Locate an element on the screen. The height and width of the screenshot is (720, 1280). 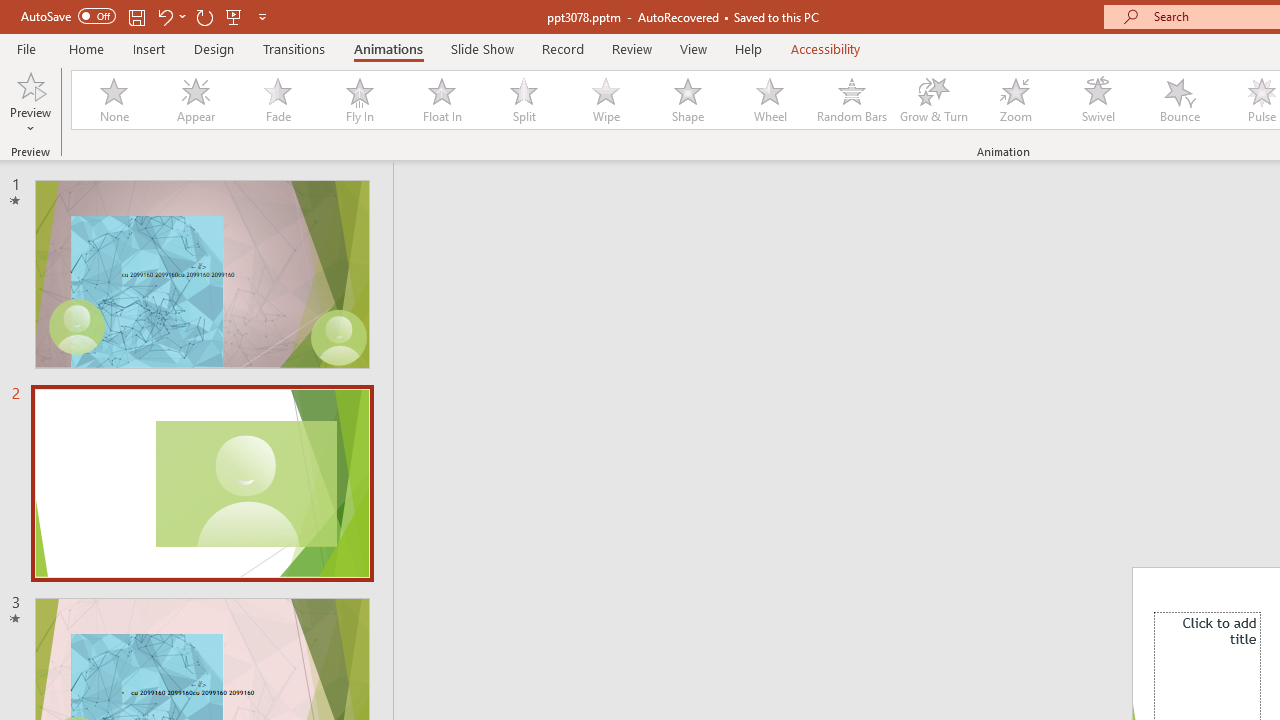
'Float In' is located at coordinates (440, 100).